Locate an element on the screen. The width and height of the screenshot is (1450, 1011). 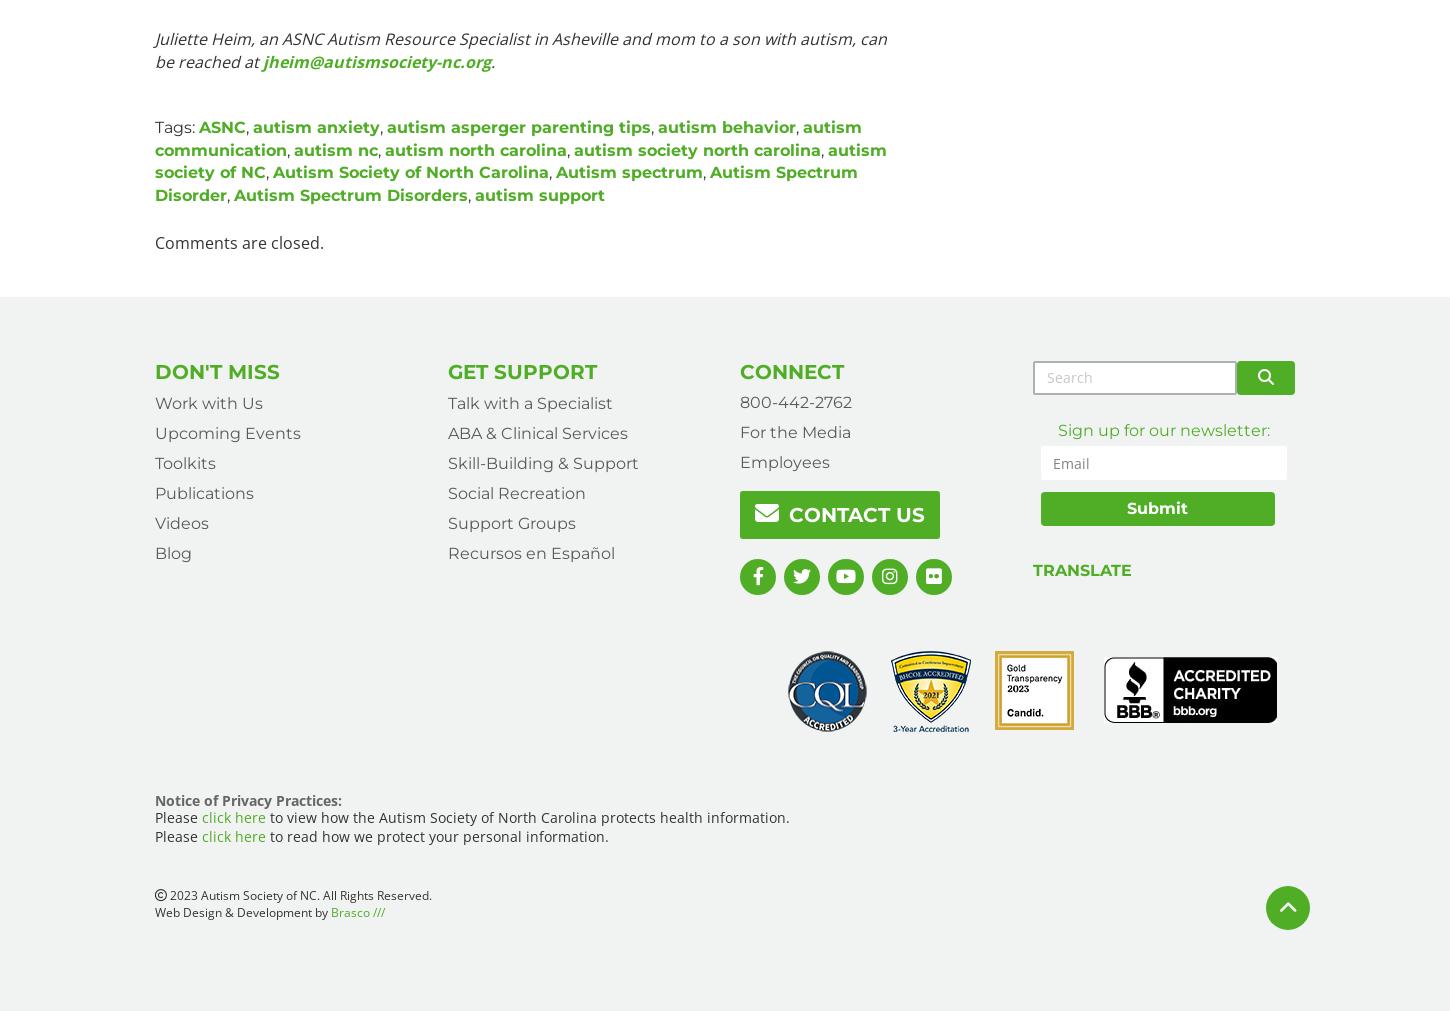
'ASNC' is located at coordinates (197, 125).